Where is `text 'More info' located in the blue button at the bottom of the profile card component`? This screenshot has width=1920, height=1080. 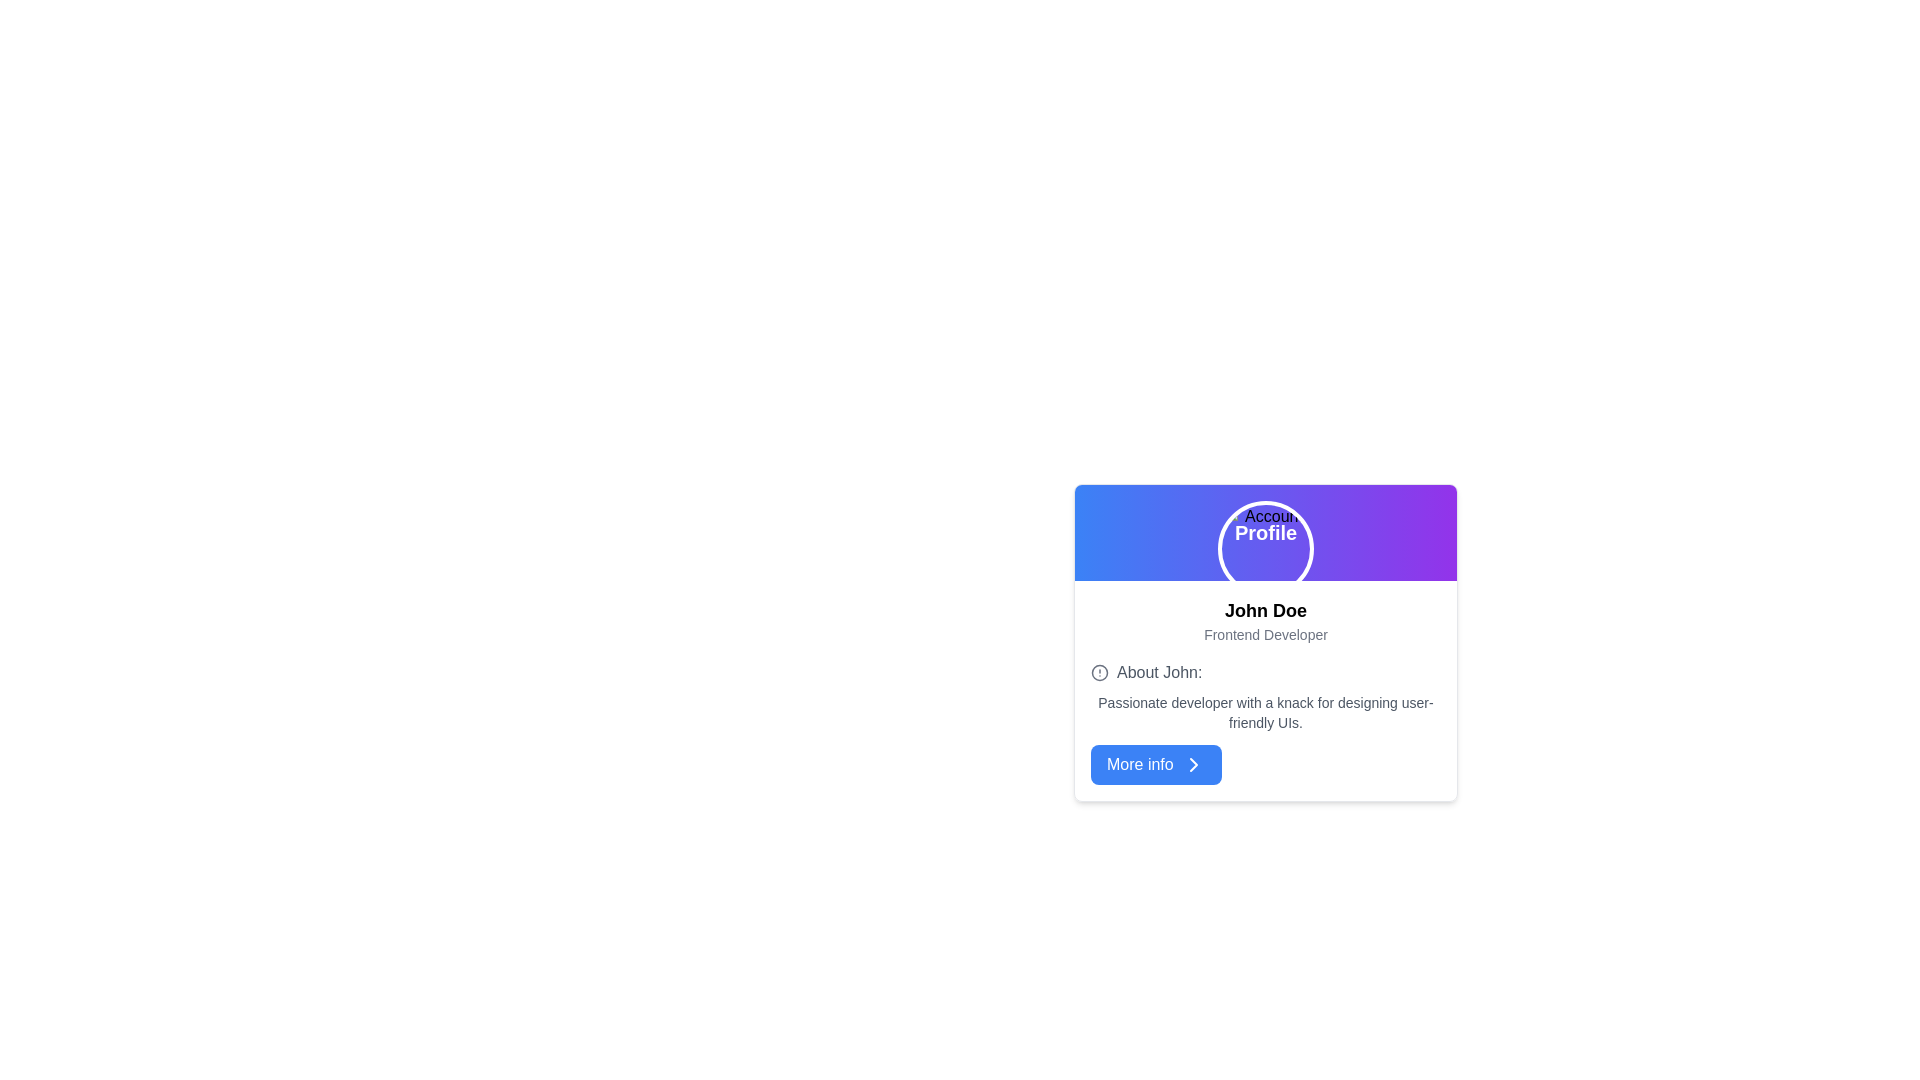
text 'More info' located in the blue button at the bottom of the profile card component is located at coordinates (1140, 764).